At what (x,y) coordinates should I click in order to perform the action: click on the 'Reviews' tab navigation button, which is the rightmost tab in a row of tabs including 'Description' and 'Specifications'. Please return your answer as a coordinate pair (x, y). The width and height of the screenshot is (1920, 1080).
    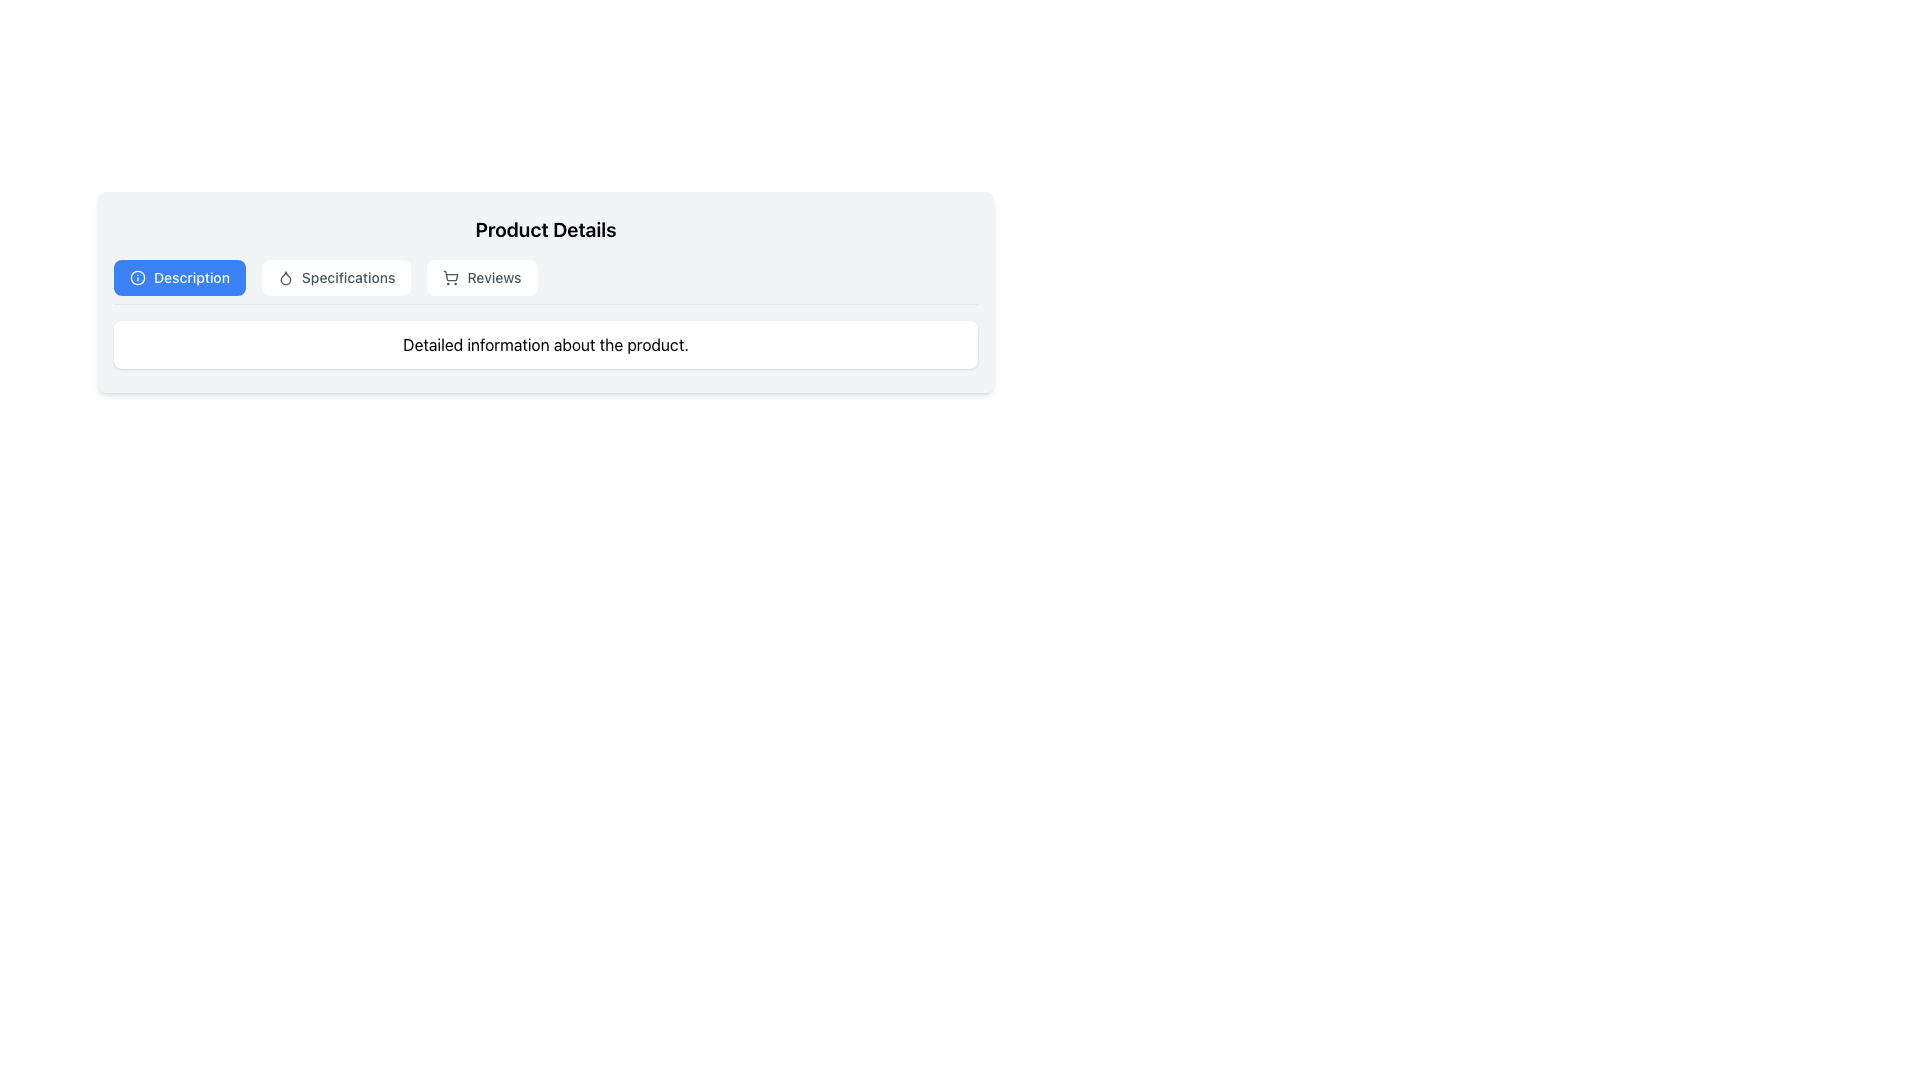
    Looking at the image, I should click on (482, 277).